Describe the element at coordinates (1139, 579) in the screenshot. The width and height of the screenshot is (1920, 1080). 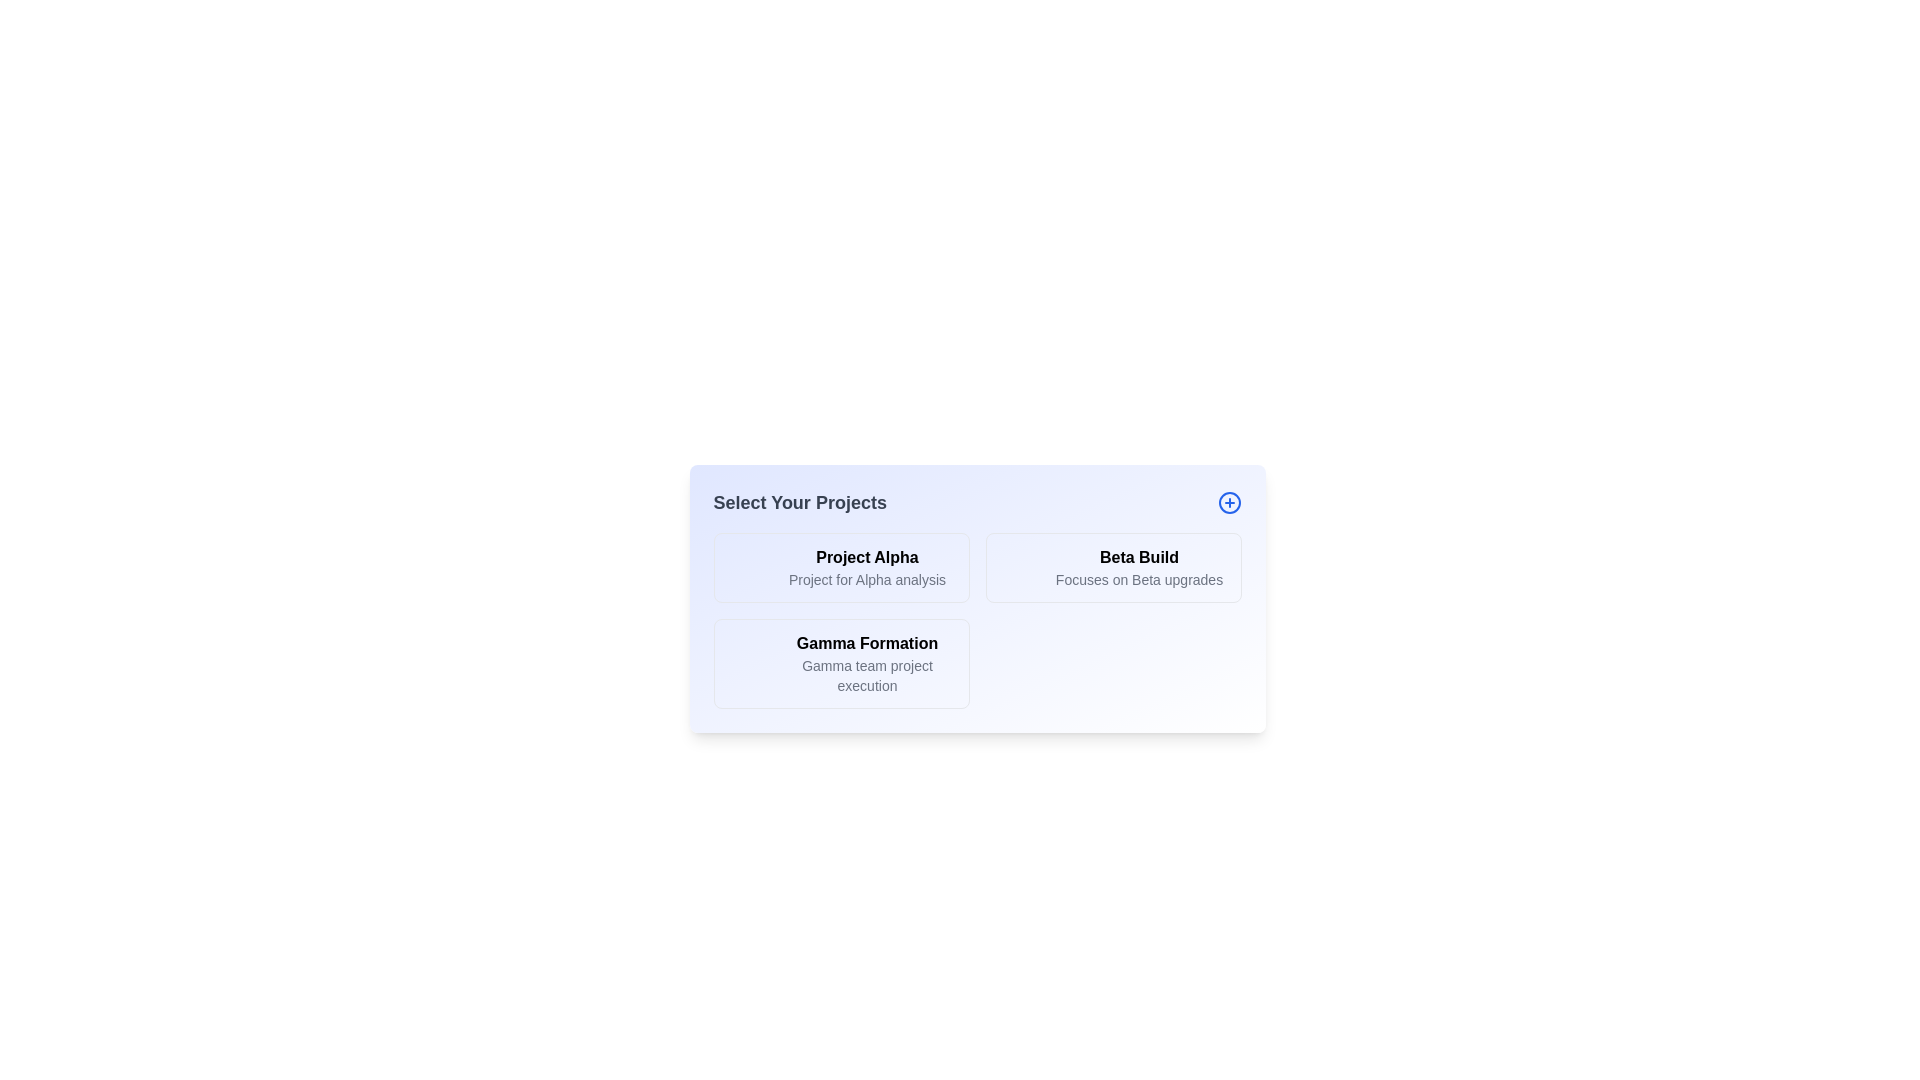
I see `the text label displaying 'Focuses on Beta upgrades', which is located below the 'Beta Build' header in the top-right section of the interface` at that location.